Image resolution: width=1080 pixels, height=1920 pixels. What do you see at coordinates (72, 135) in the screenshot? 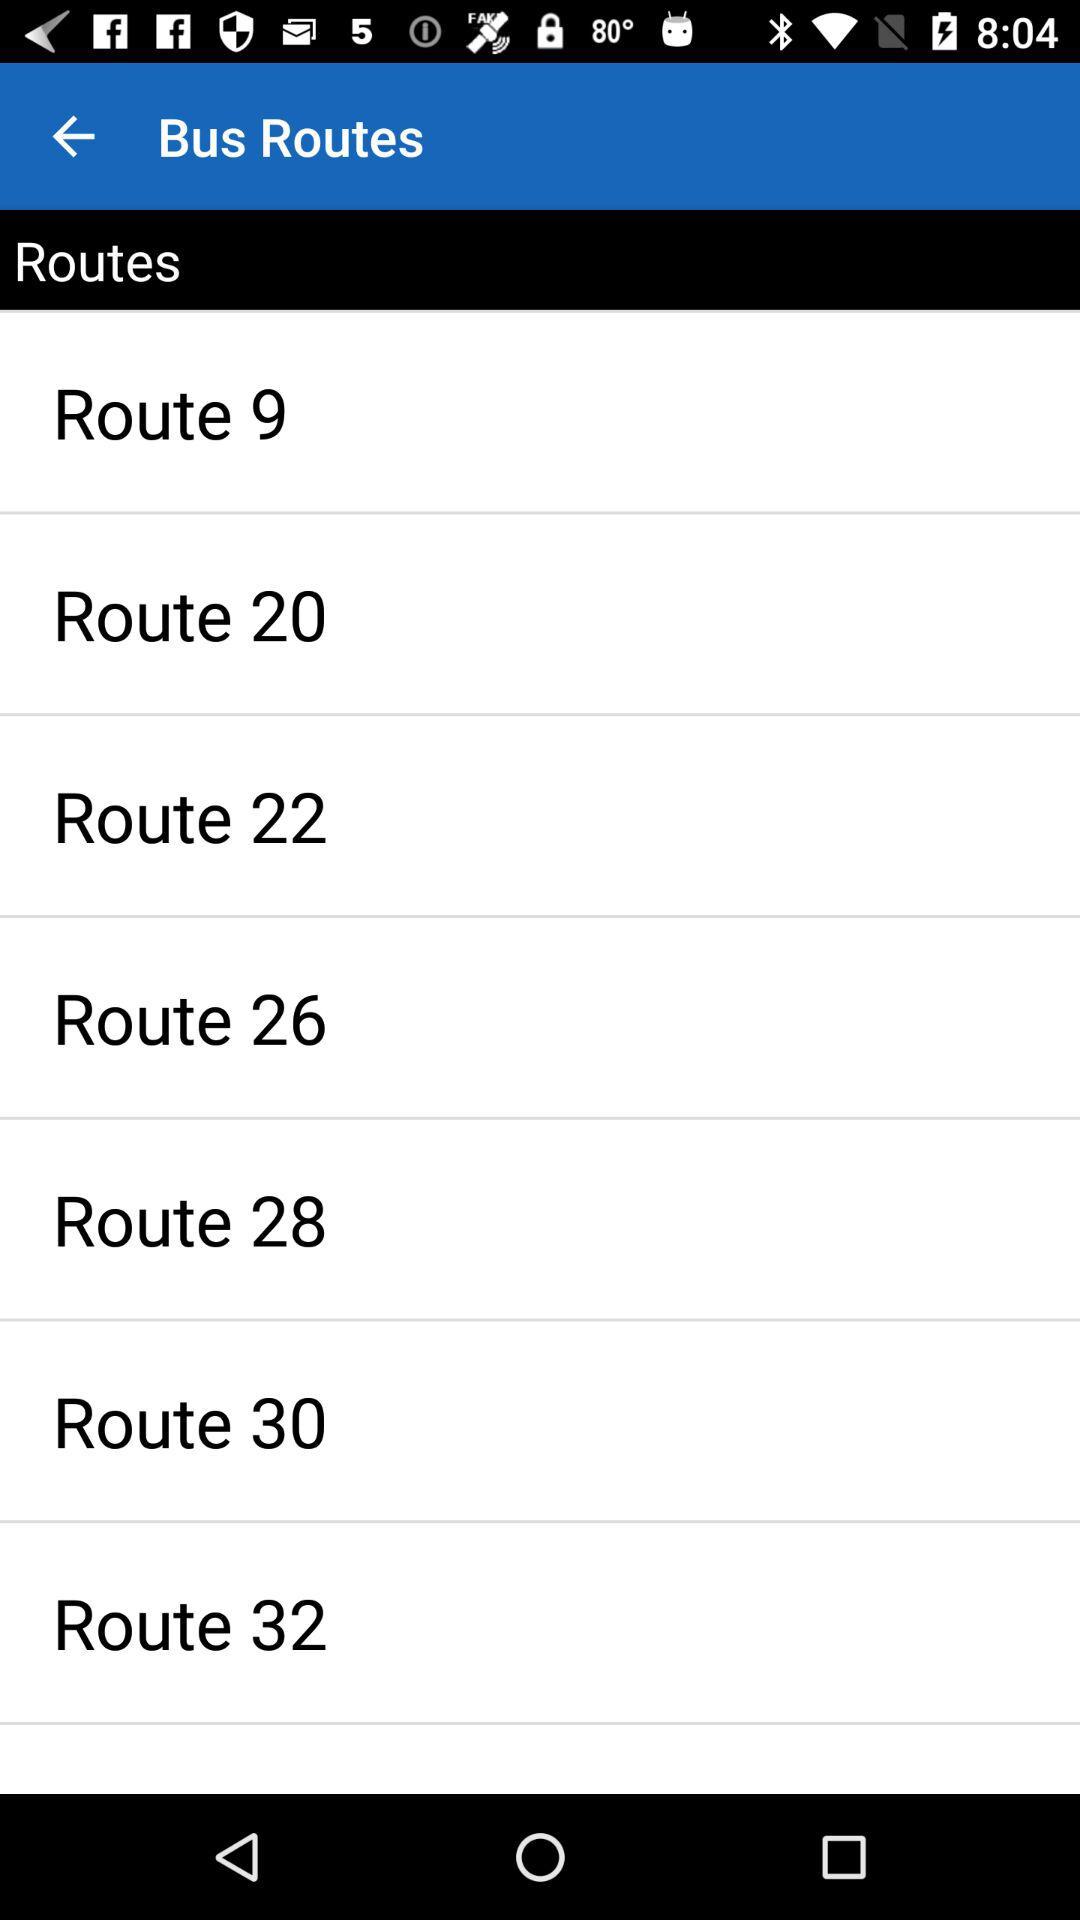
I see `item above the routes item` at bounding box center [72, 135].